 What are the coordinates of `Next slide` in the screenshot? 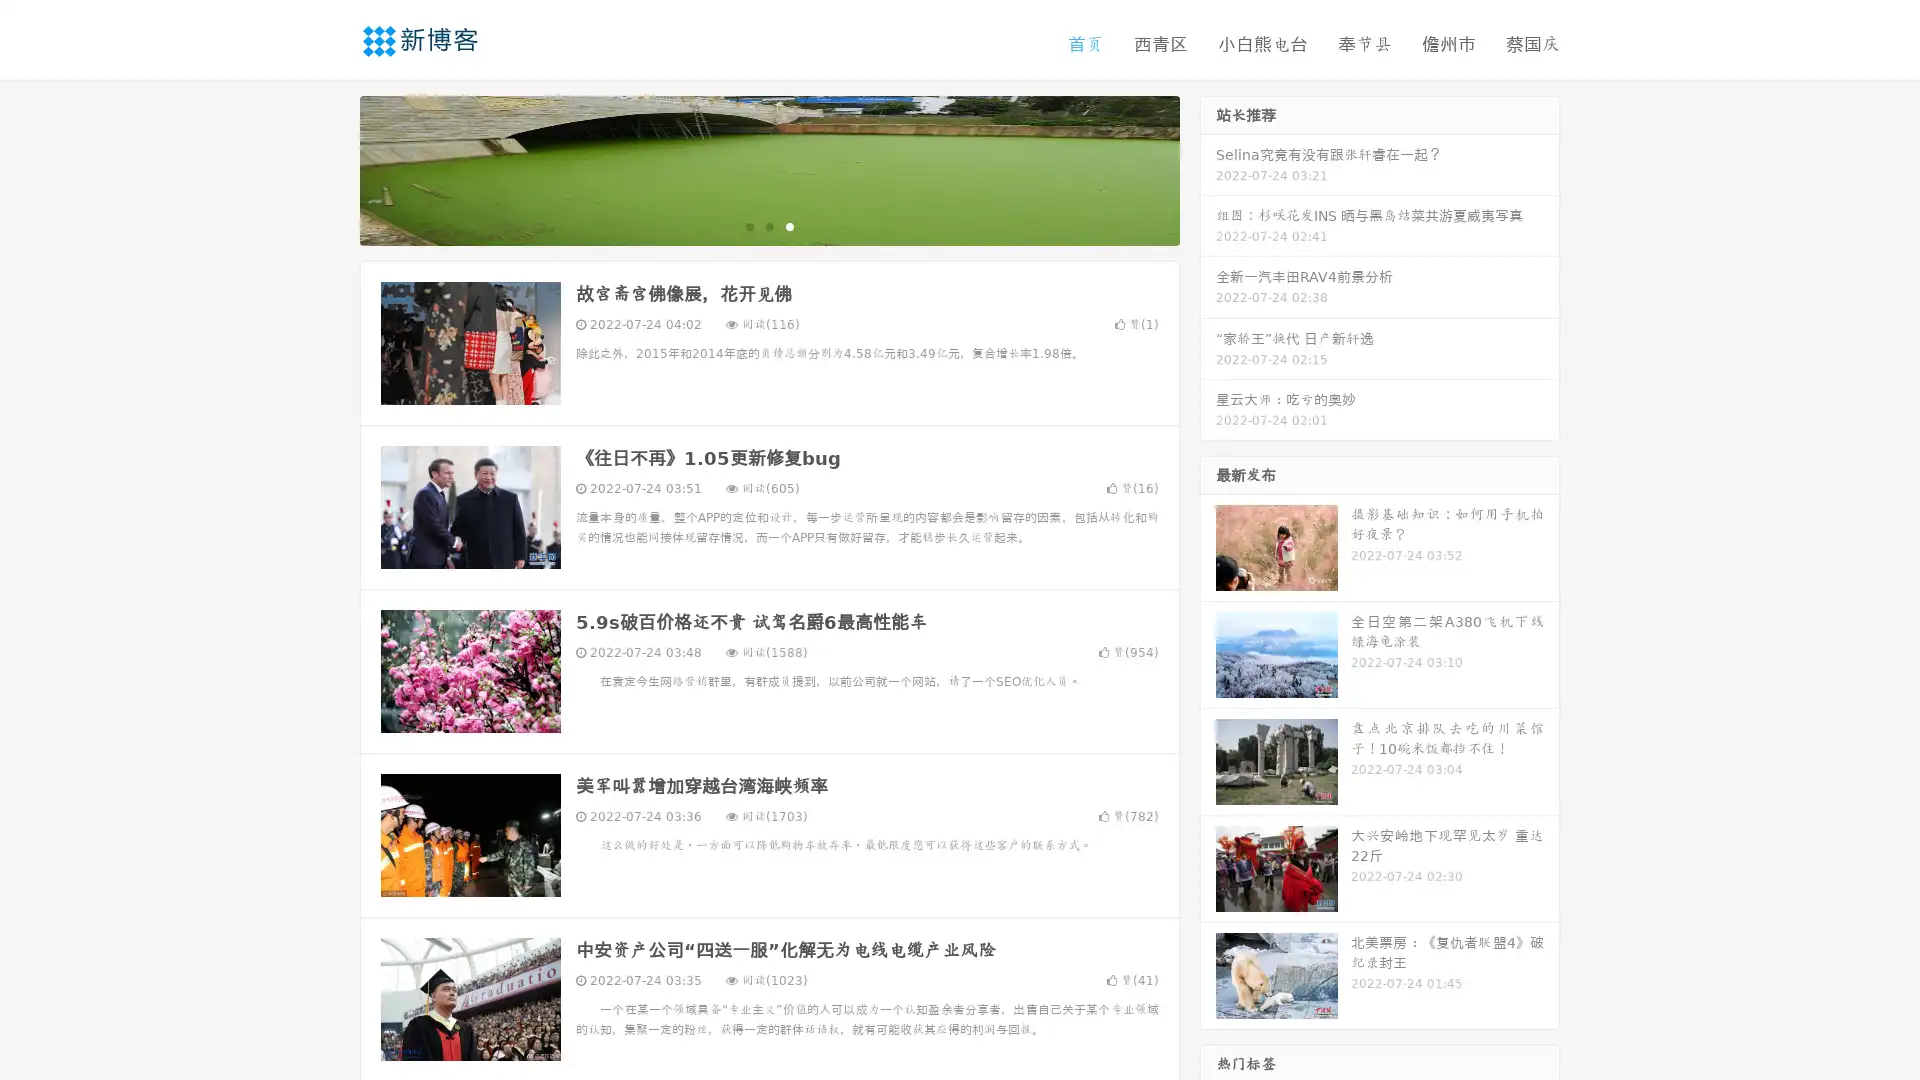 It's located at (1208, 168).